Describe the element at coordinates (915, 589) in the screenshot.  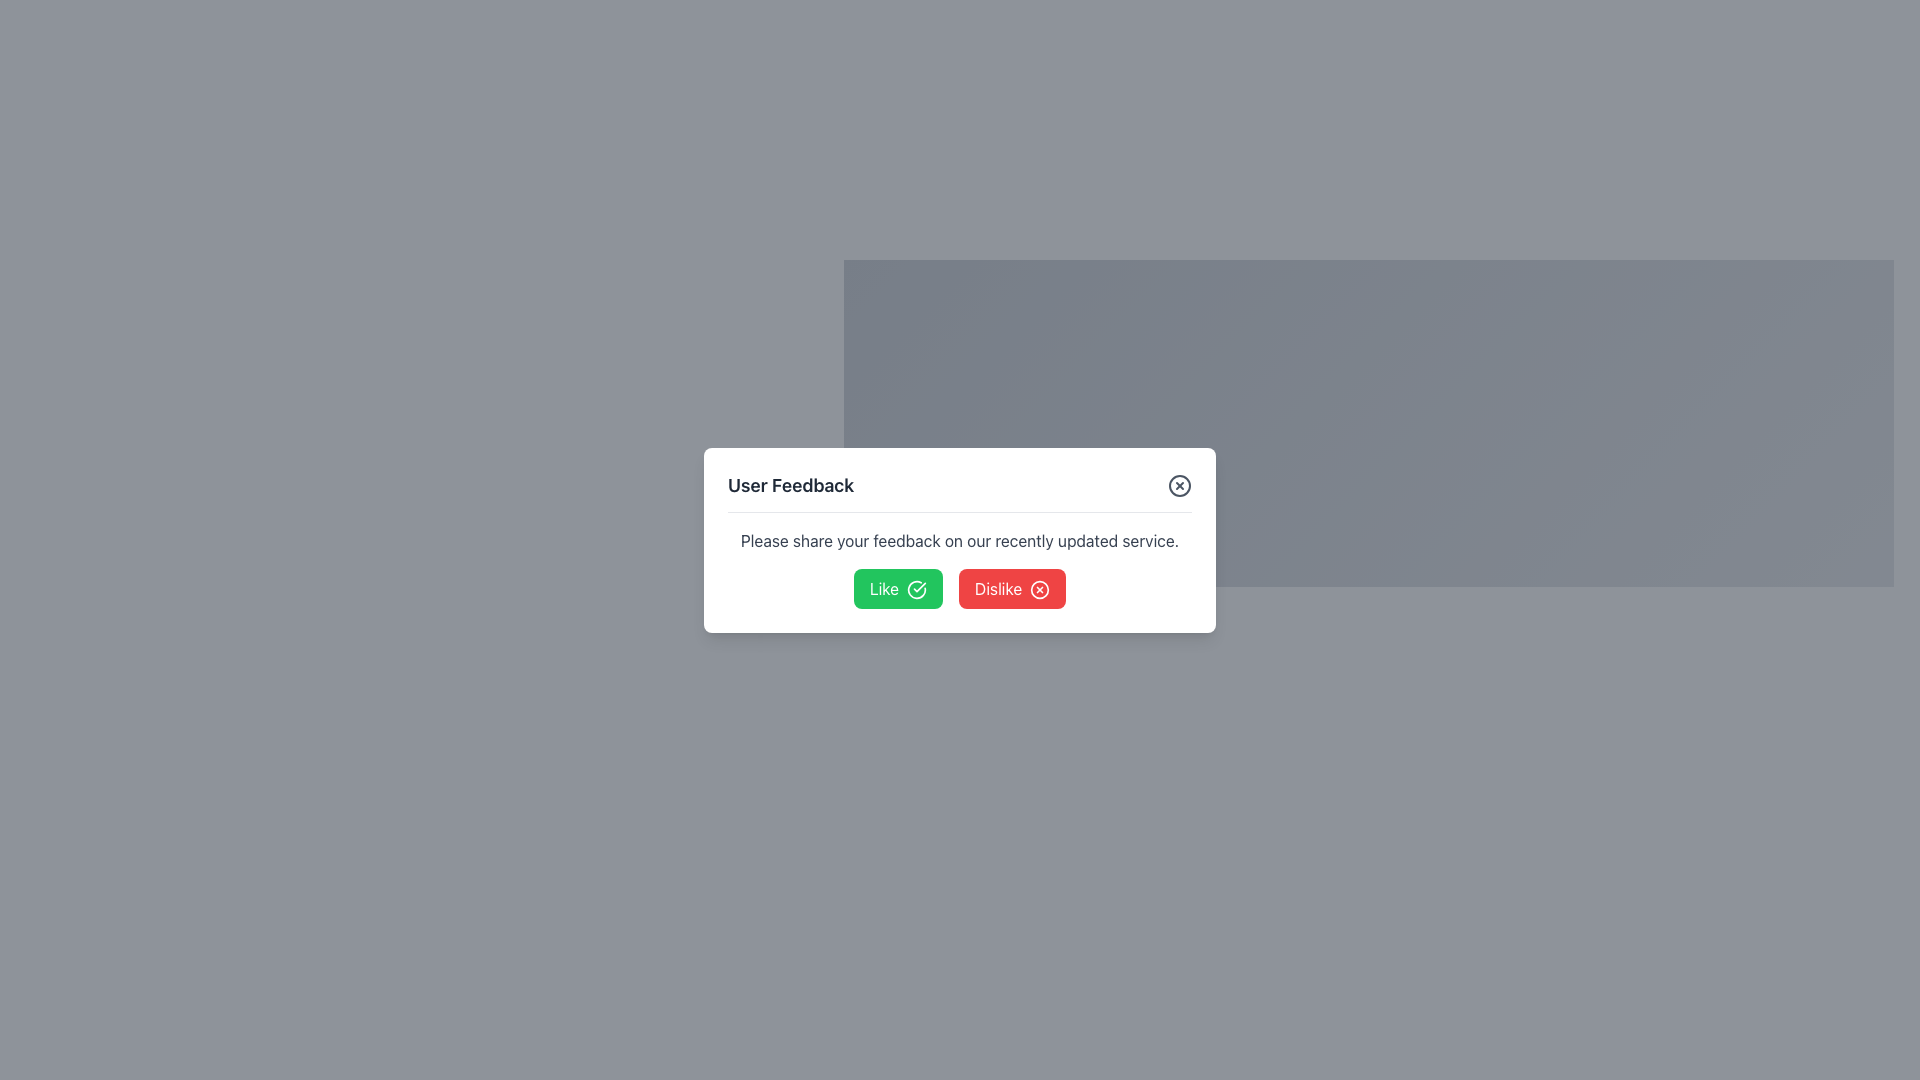
I see `design of the circular icon with a check mark inside, which is styled with a green background and positioned to the right of the 'Like' button in the feedback dialog box` at that location.